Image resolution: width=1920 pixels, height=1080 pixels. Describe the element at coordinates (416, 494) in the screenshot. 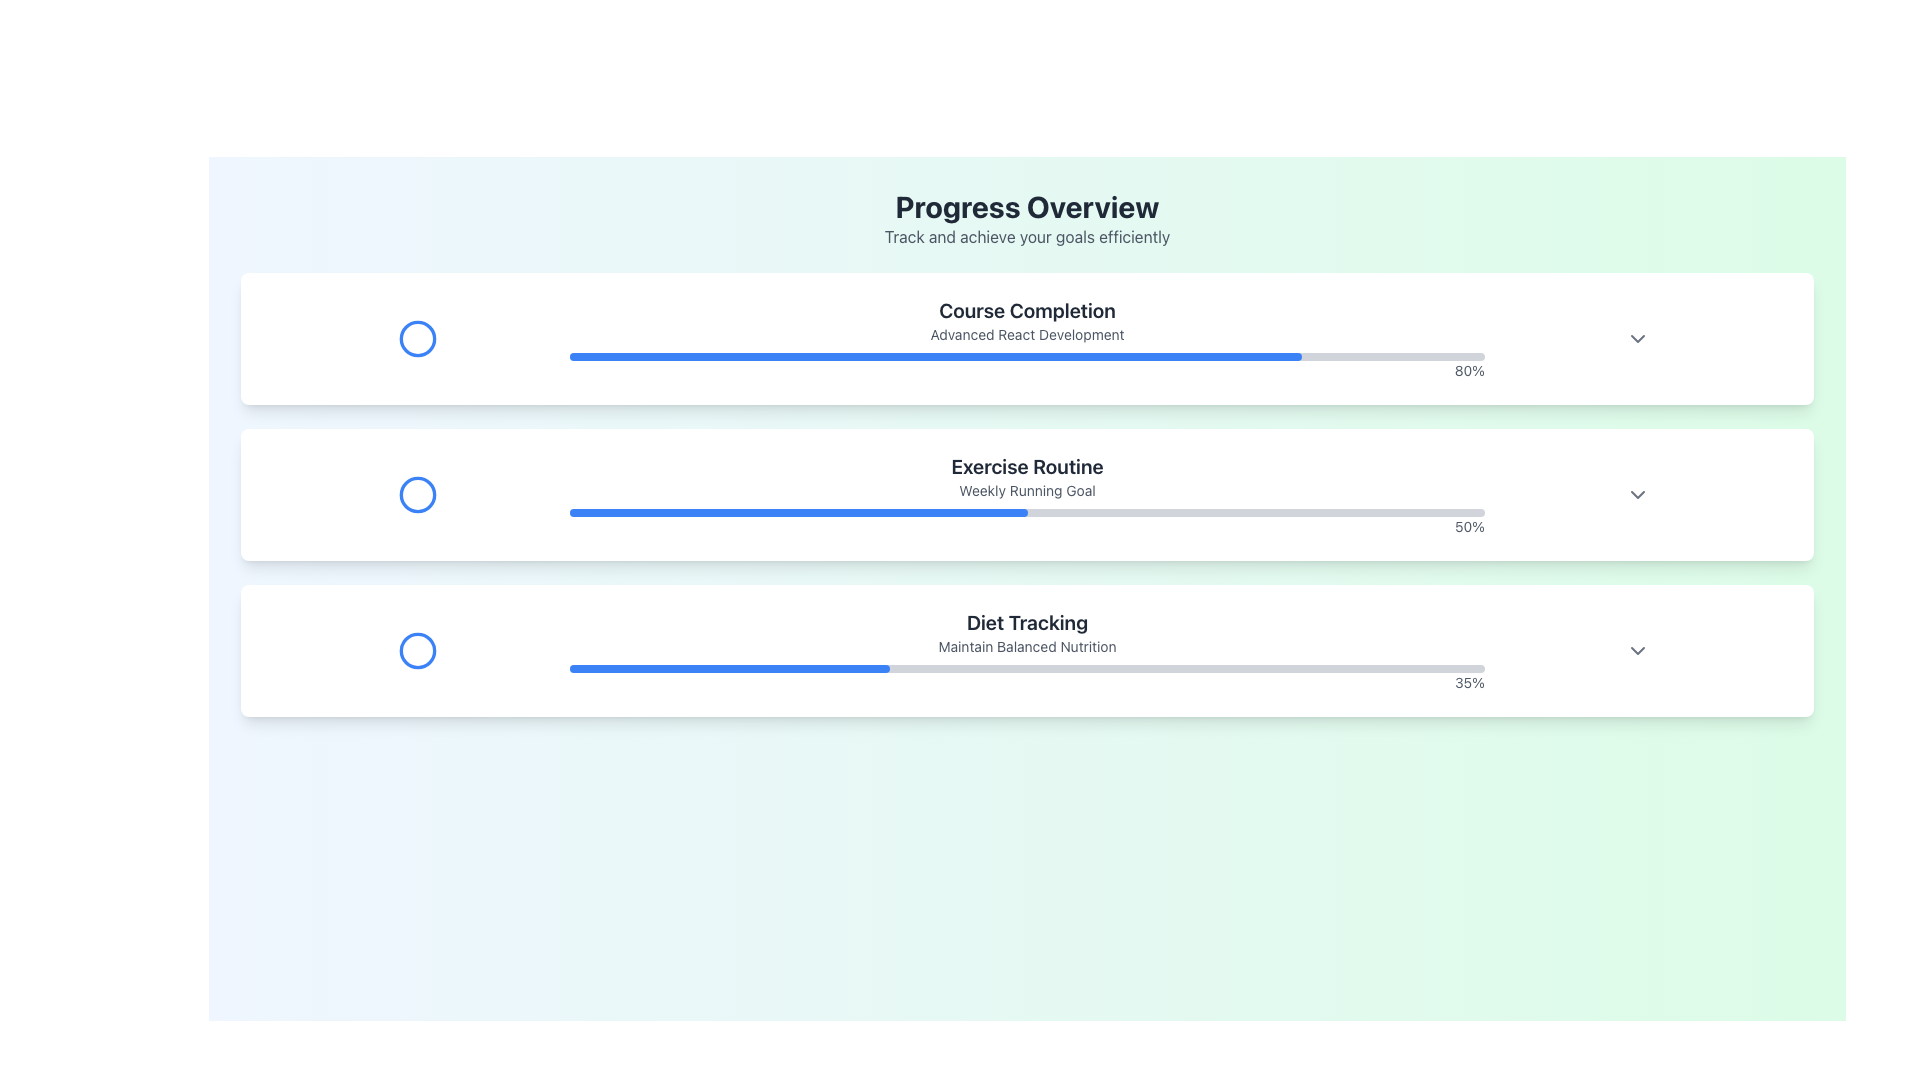

I see `the circular visual button or indicator associated with the progress tracker located in the second item of the vertical list` at that location.